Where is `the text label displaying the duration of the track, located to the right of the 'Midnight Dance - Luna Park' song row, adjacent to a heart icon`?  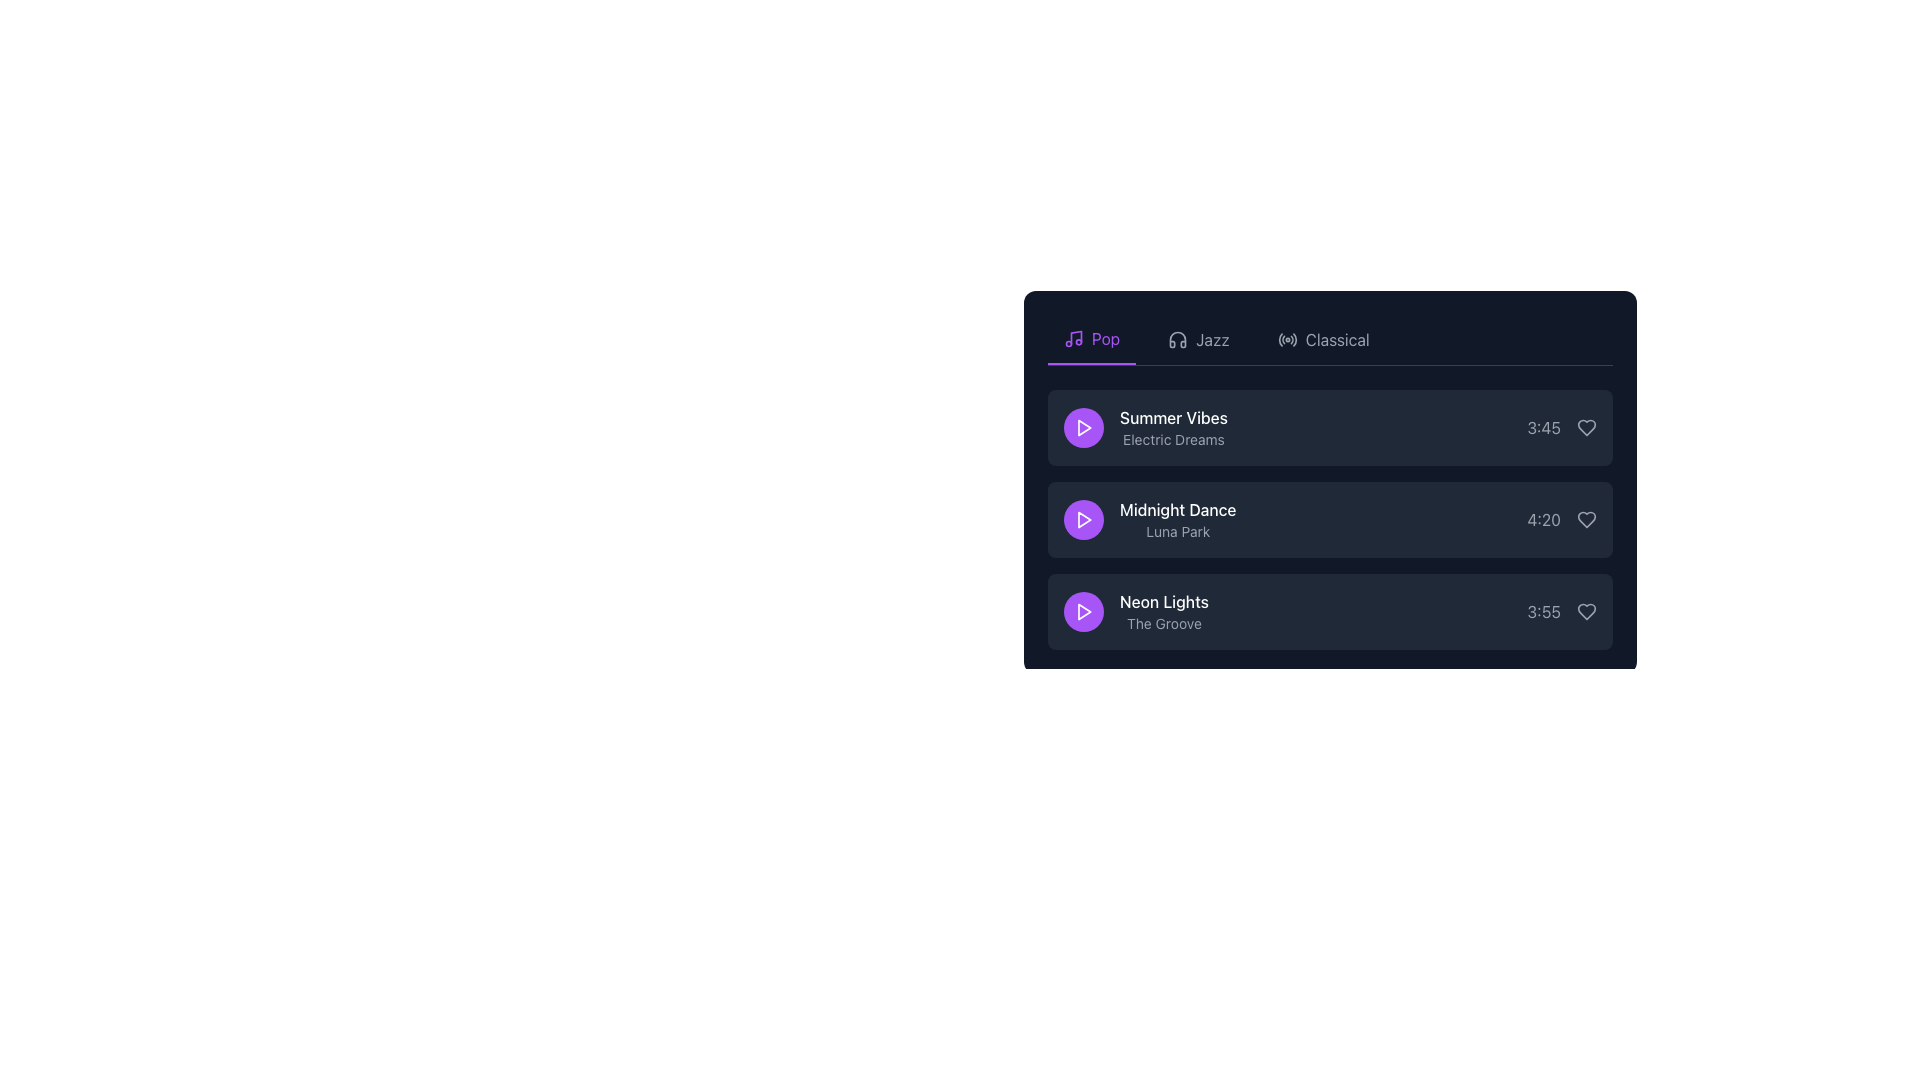
the text label displaying the duration of the track, located to the right of the 'Midnight Dance - Luna Park' song row, adjacent to a heart icon is located at coordinates (1561, 519).